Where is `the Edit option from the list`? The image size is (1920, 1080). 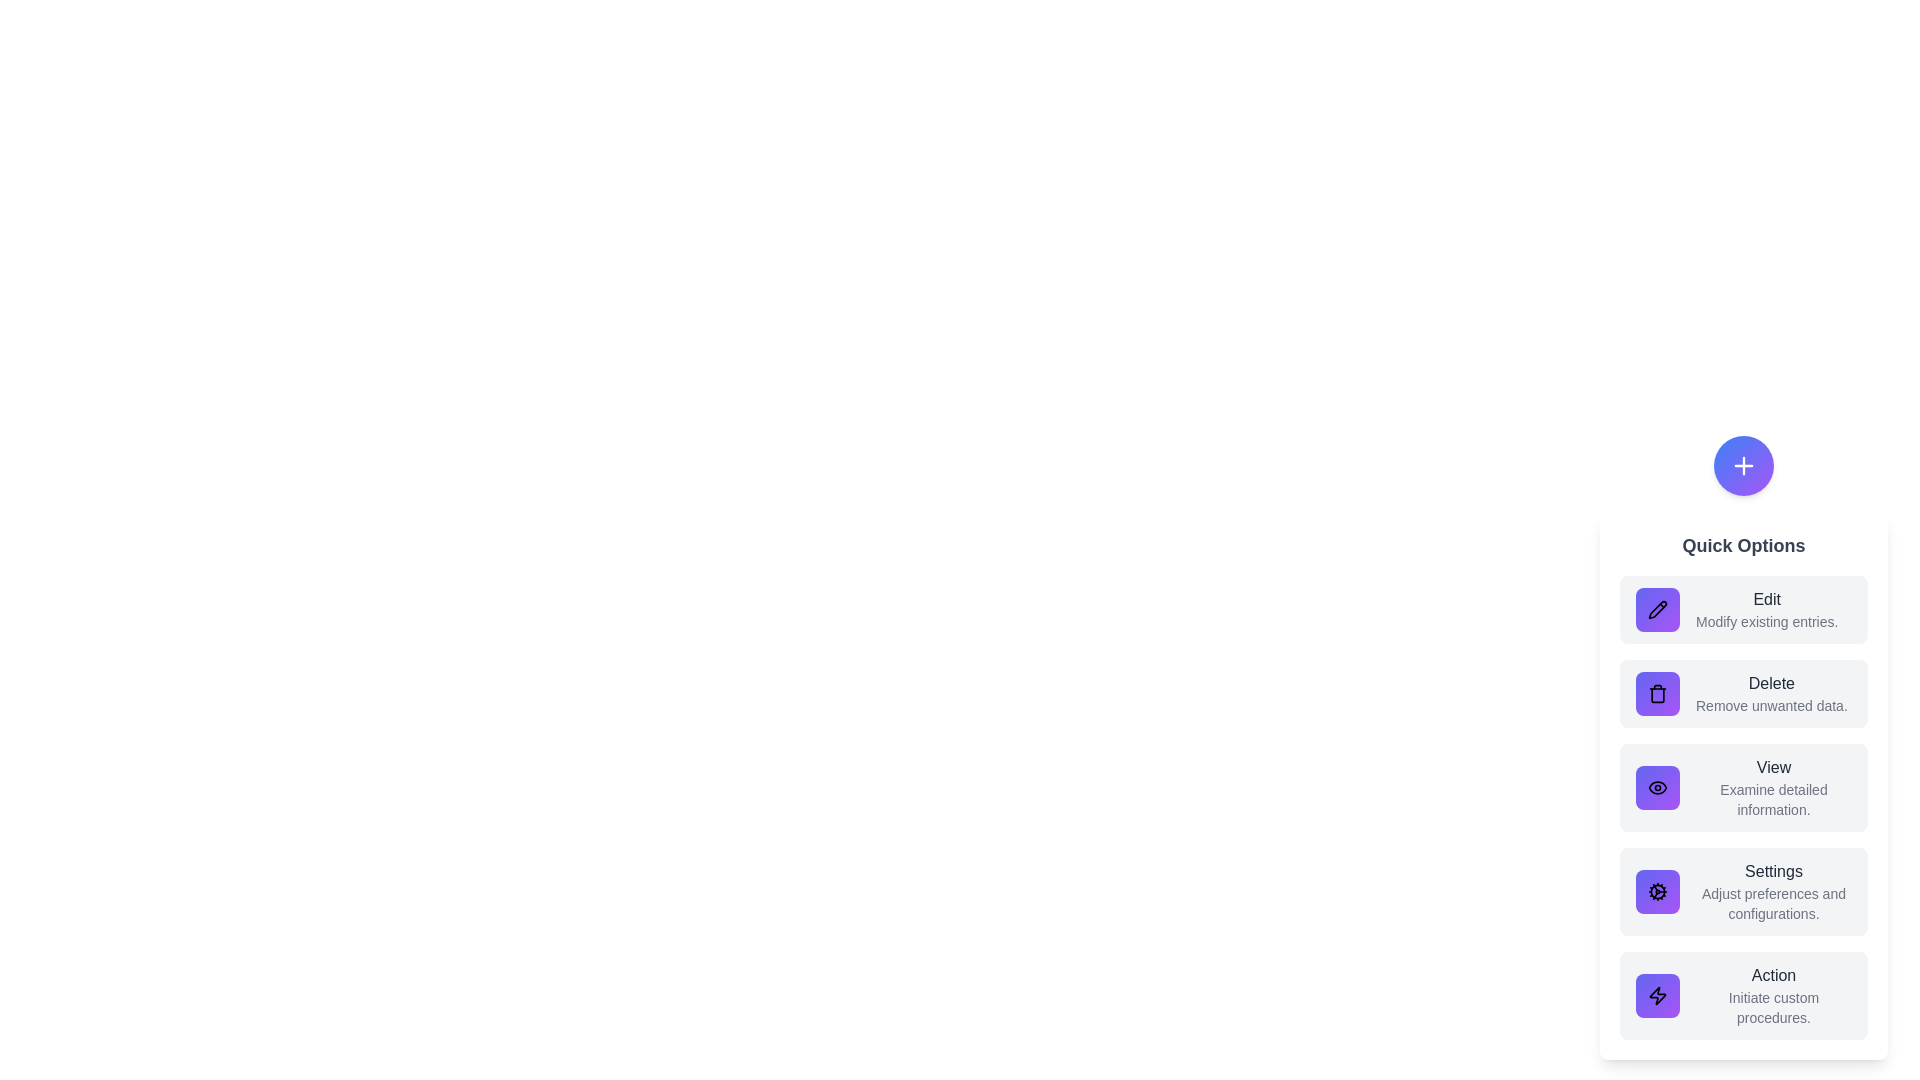 the Edit option from the list is located at coordinates (1742, 608).